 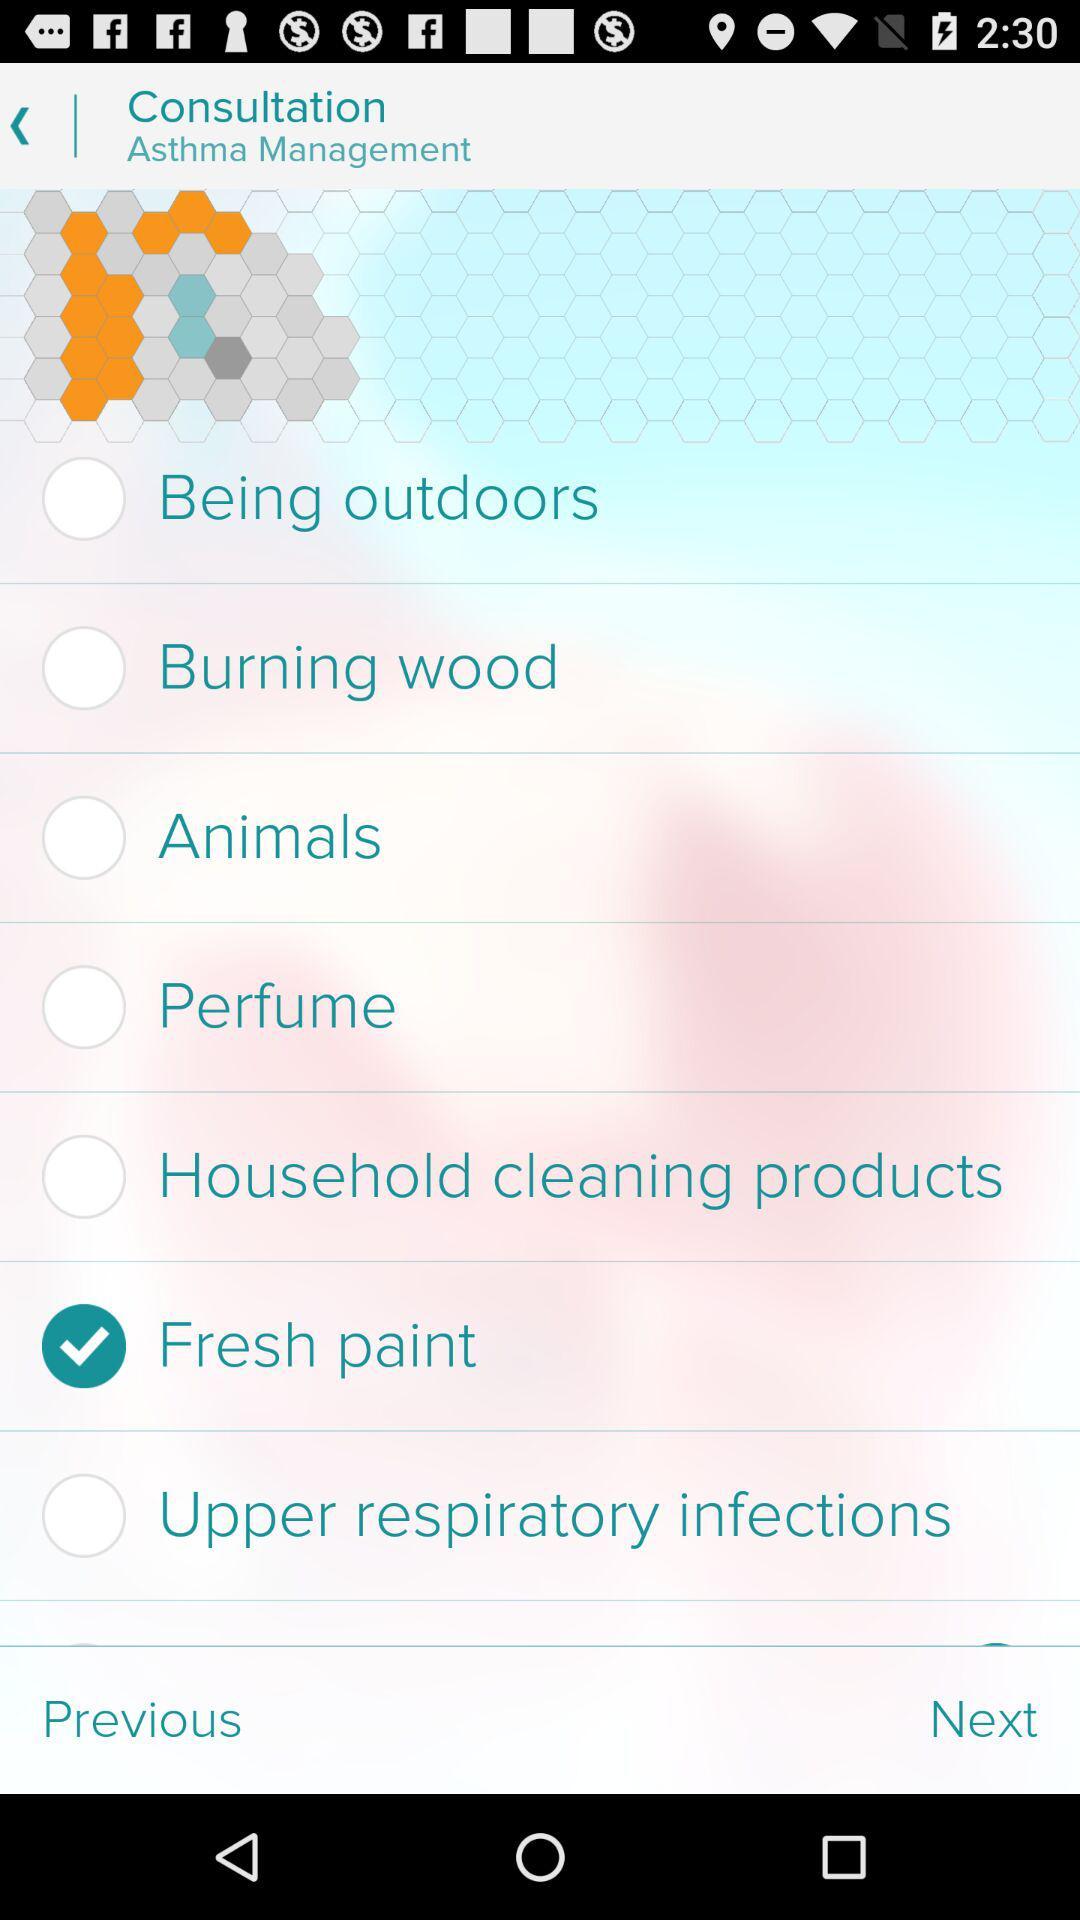 What do you see at coordinates (533, 1176) in the screenshot?
I see `the icon below the perfume` at bounding box center [533, 1176].